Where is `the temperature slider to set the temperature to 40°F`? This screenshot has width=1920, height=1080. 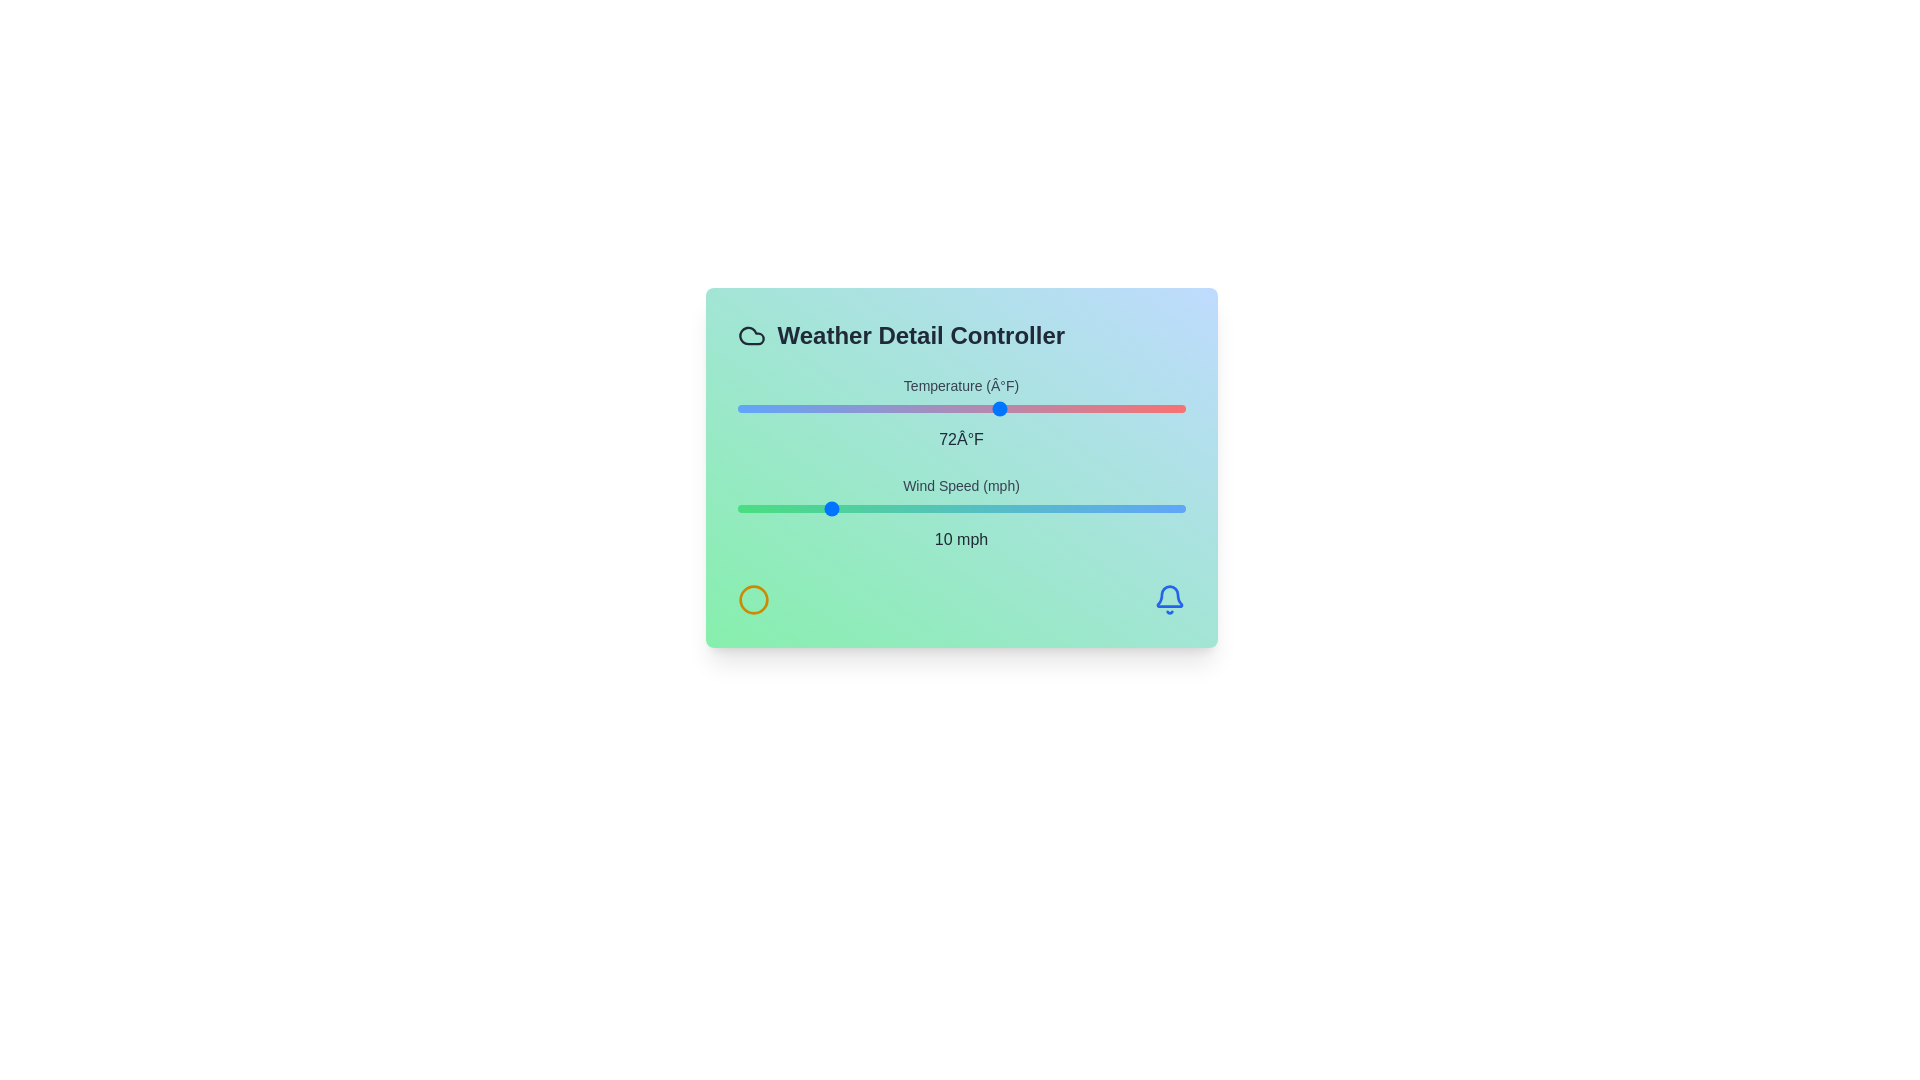 the temperature slider to set the temperature to 40°F is located at coordinates (789, 407).